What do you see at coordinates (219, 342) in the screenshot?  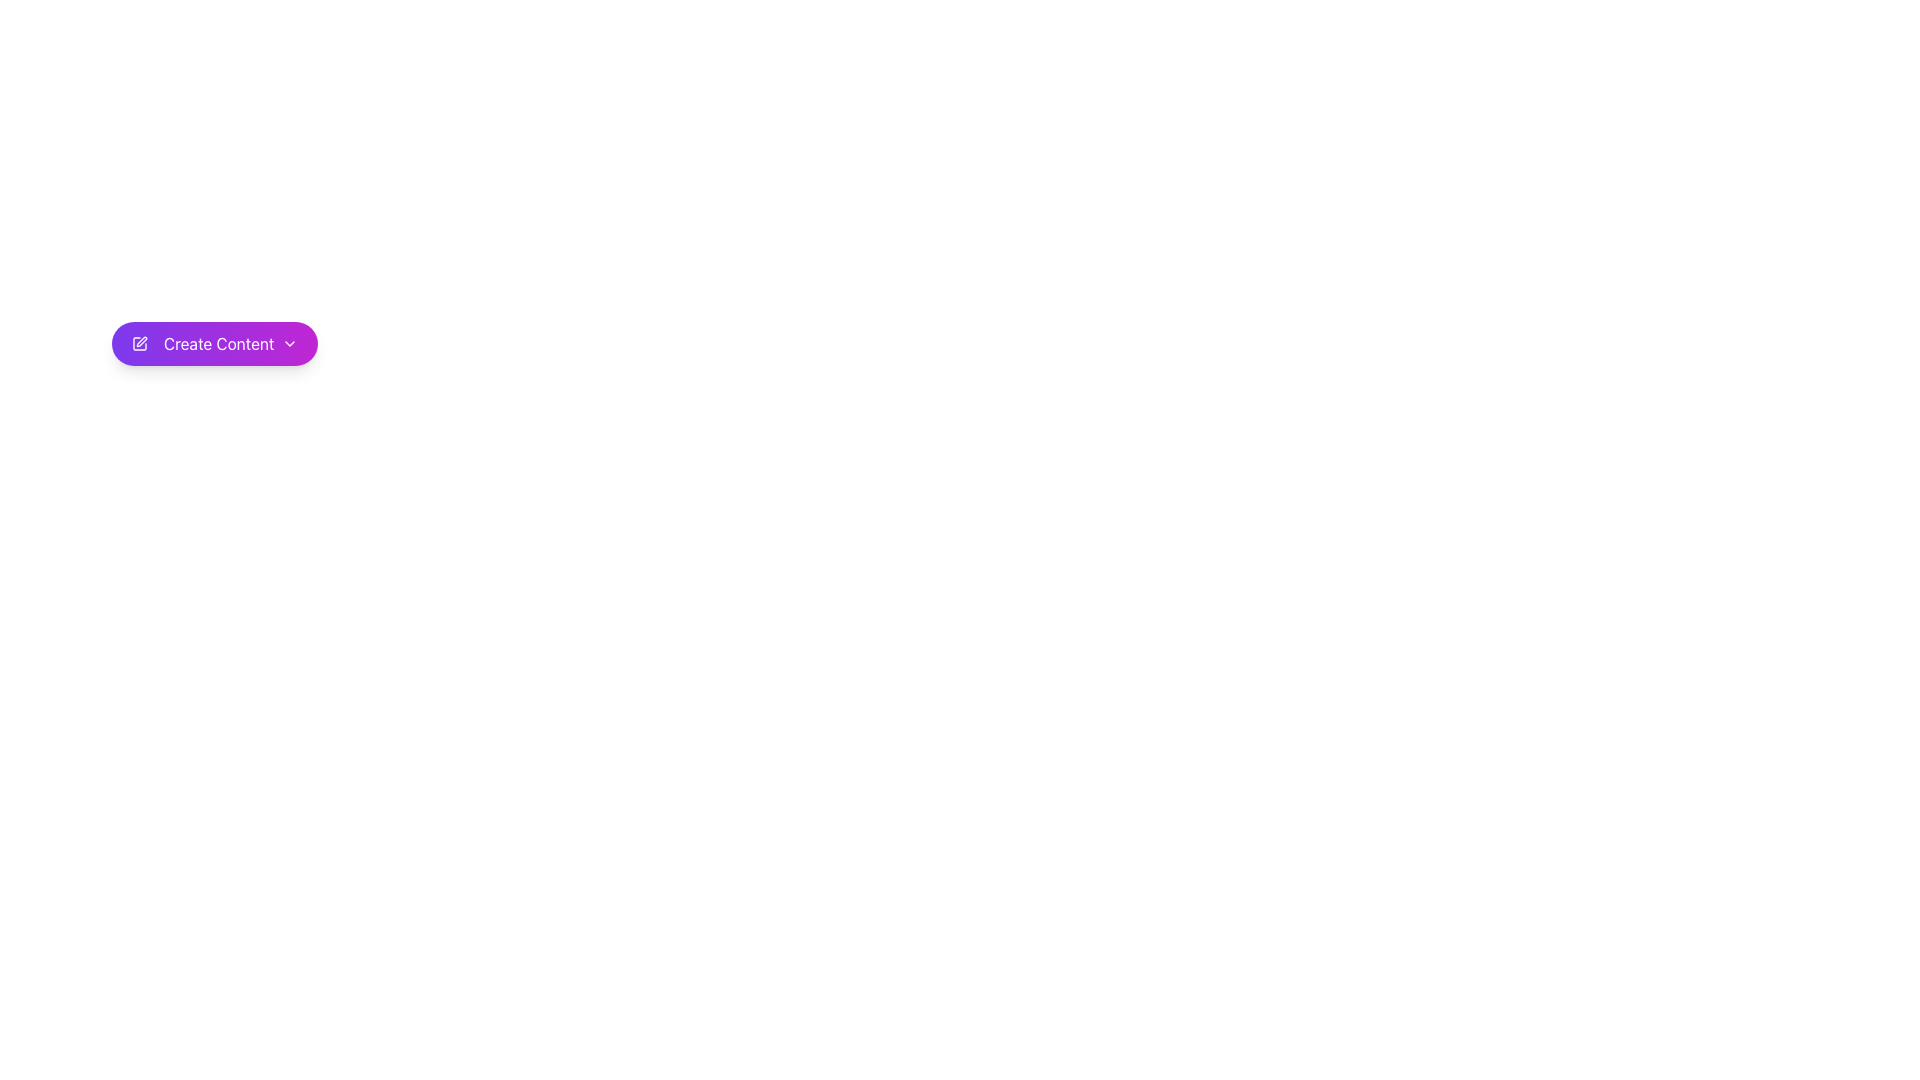 I see `the 'Create Content' text label, which is styled with a white font on a gradient purple background and located centrally within a rounded rectangular button-like component` at bounding box center [219, 342].